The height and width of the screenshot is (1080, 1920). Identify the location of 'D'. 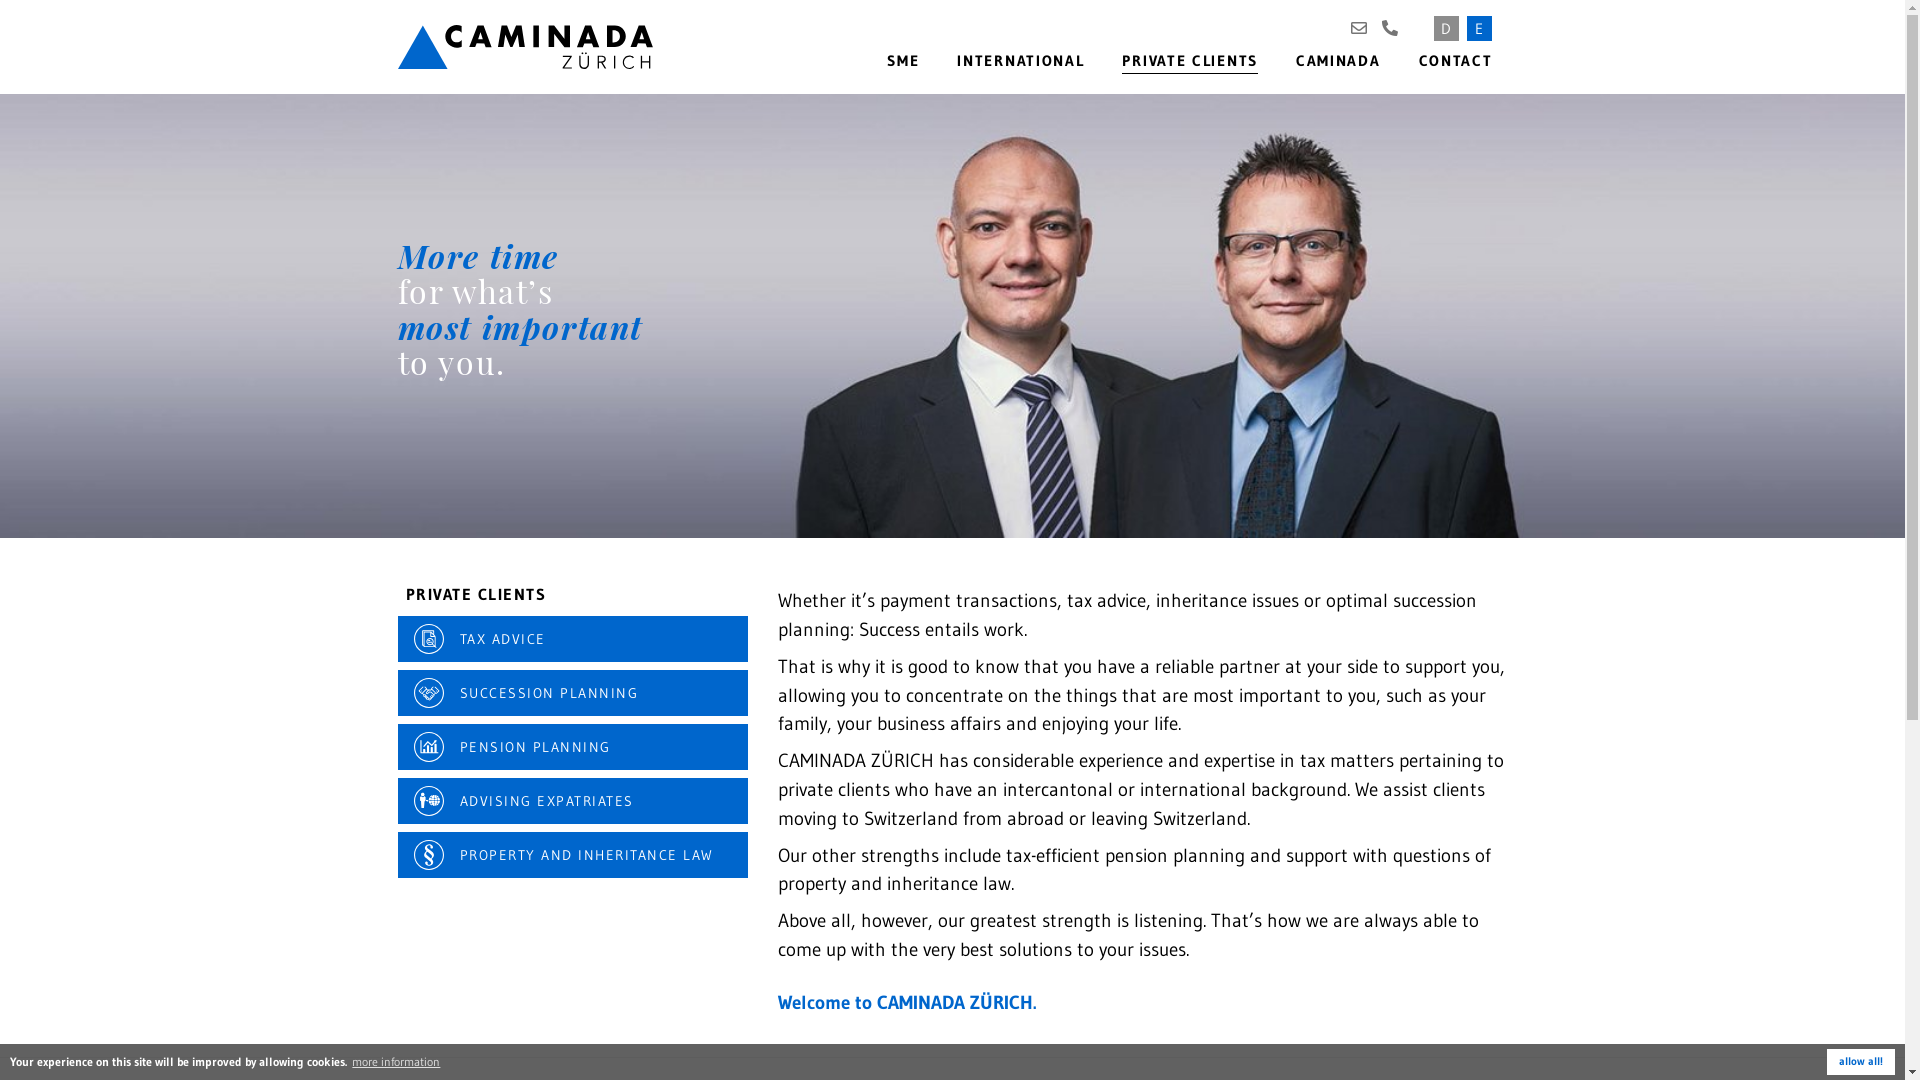
(1433, 28).